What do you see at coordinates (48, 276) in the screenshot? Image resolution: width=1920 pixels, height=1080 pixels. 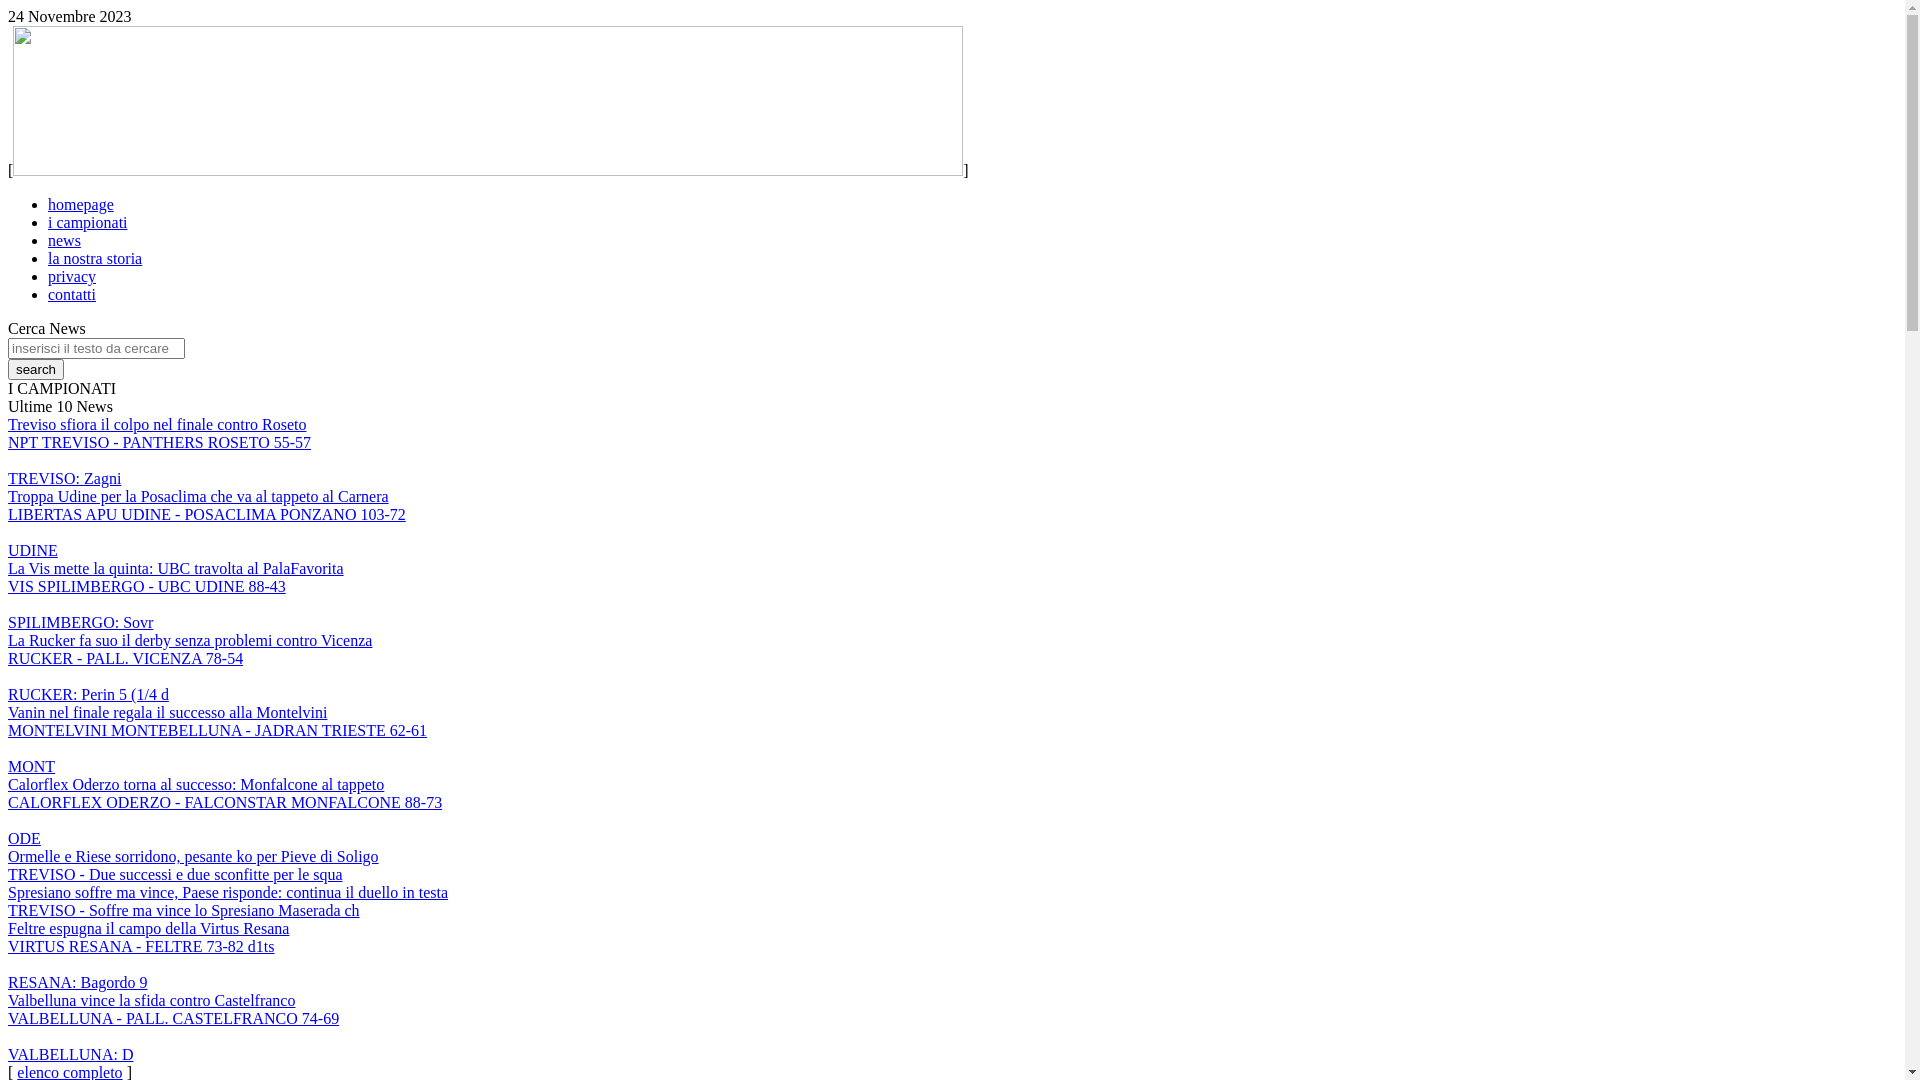 I see `'privacy'` at bounding box center [48, 276].